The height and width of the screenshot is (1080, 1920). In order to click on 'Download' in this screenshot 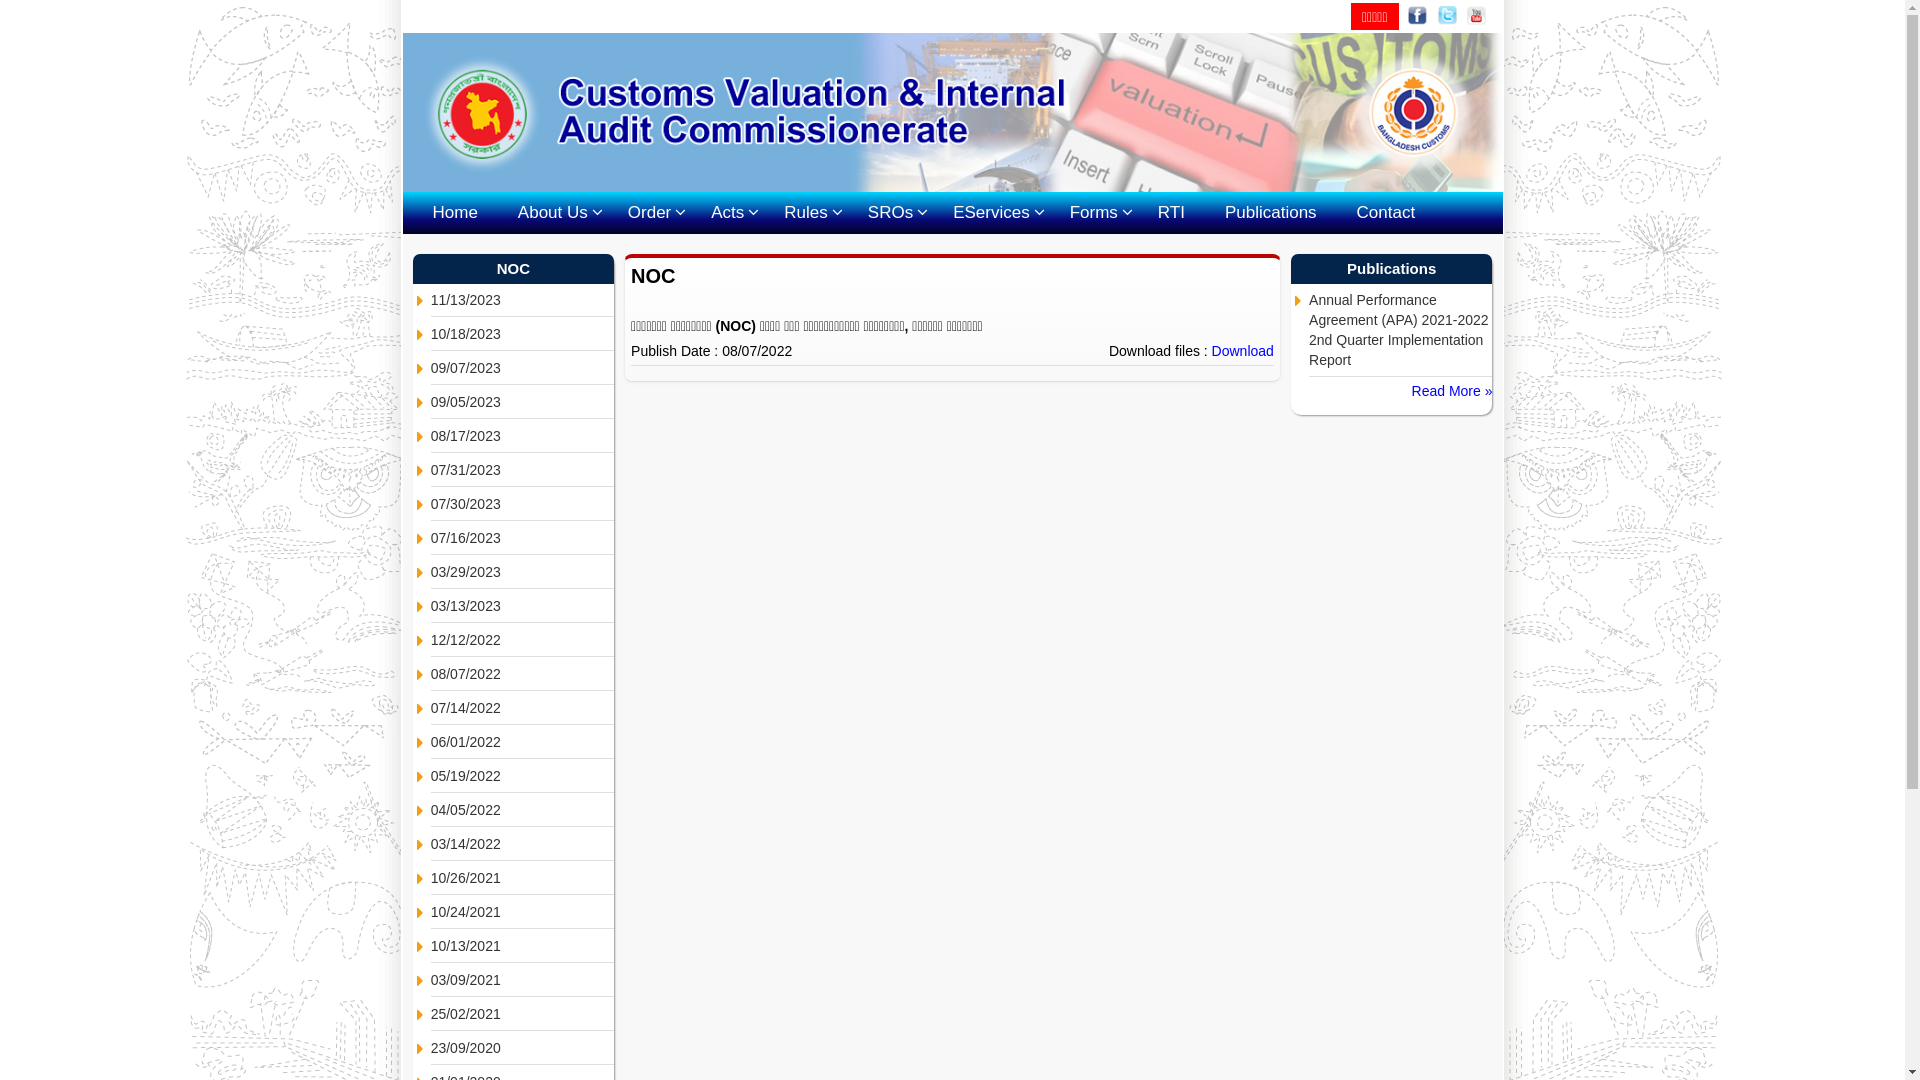, I will do `click(1242, 350)`.